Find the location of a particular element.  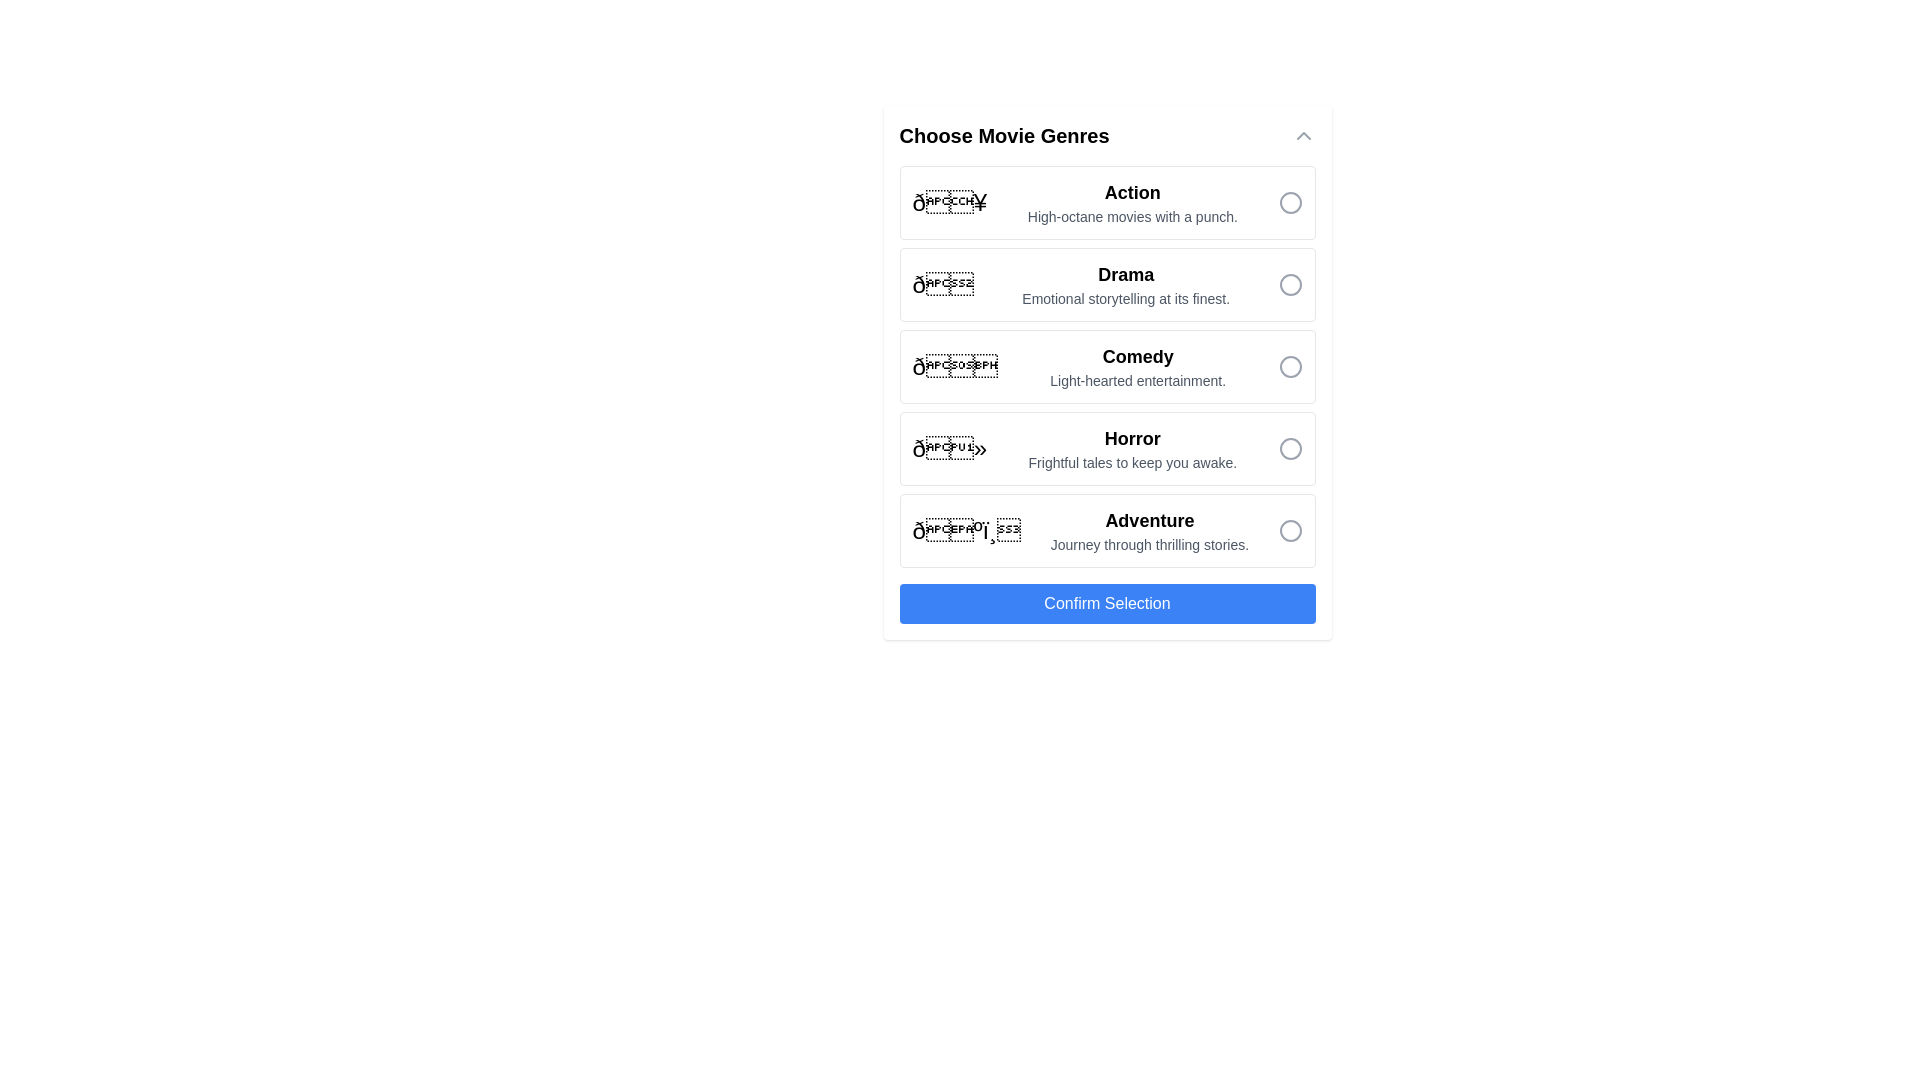

the 'Horror' genre text label is located at coordinates (1132, 438).